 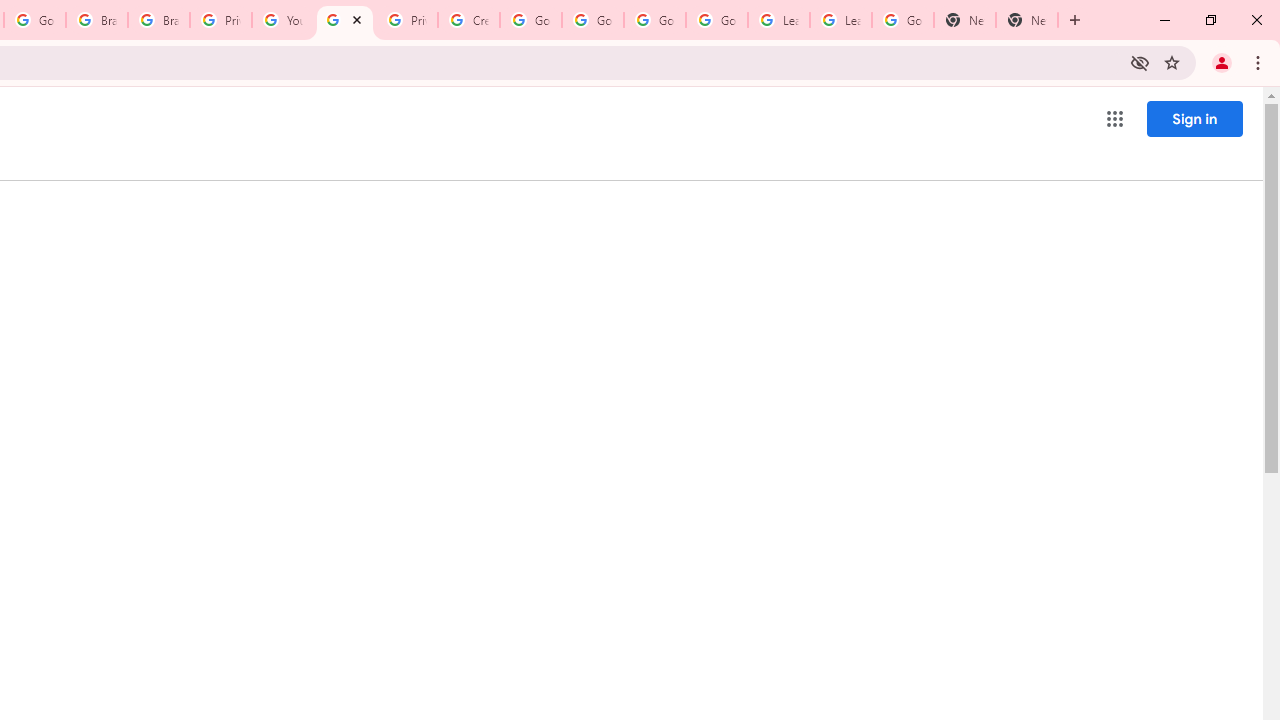 I want to click on 'New Tab', so click(x=1027, y=20).